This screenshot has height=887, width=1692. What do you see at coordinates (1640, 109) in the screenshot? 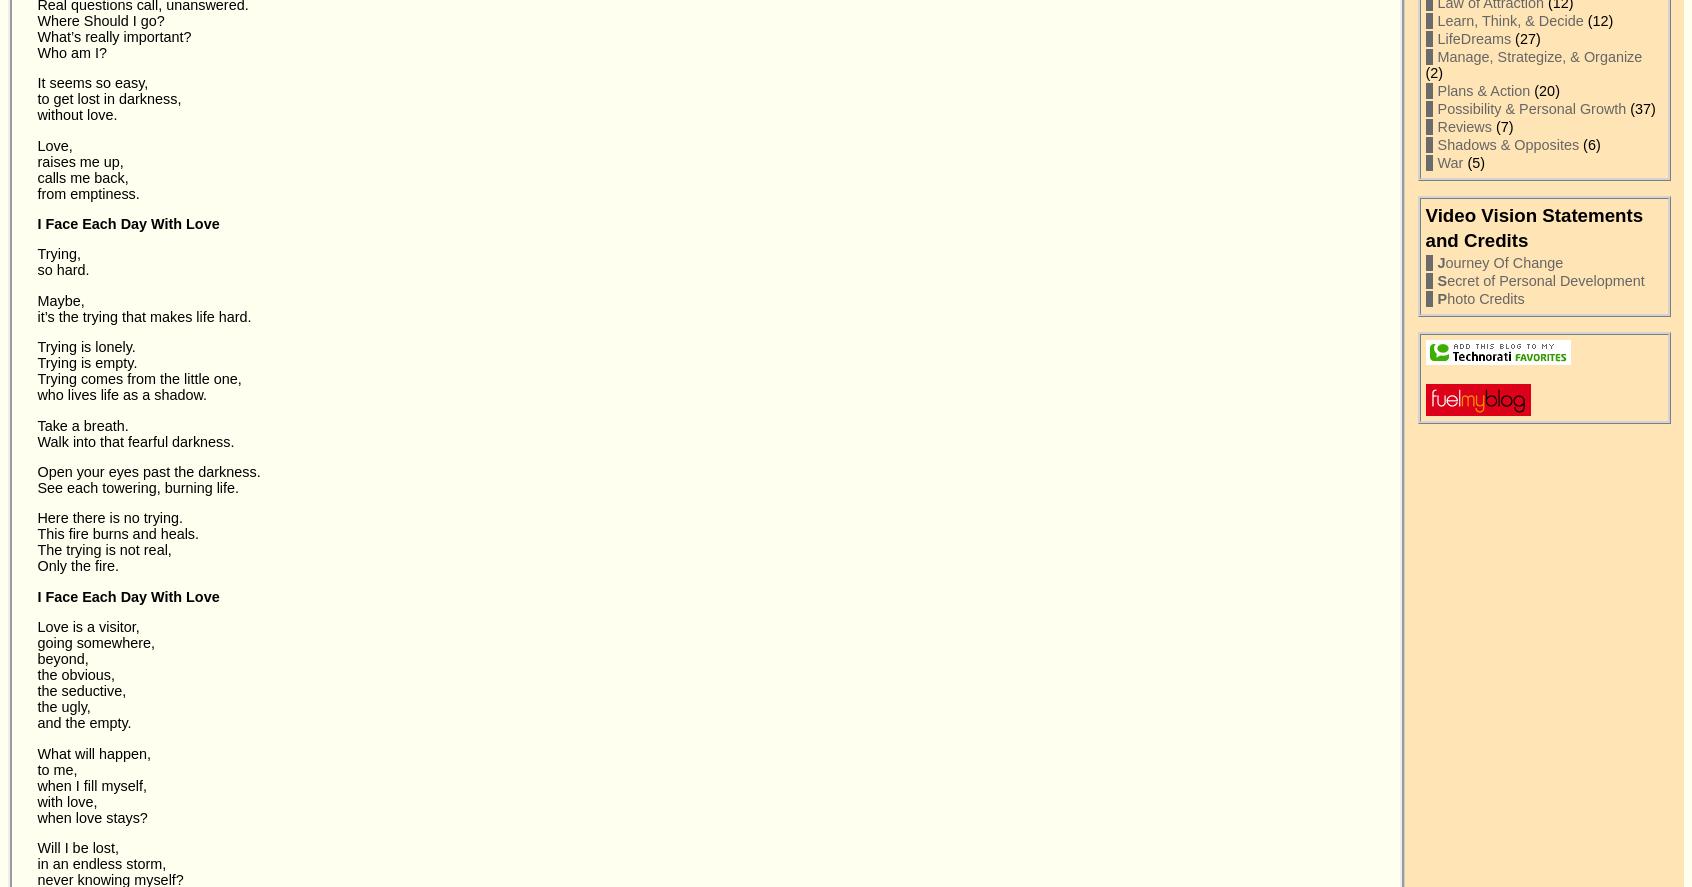
I see `'(37)'` at bounding box center [1640, 109].